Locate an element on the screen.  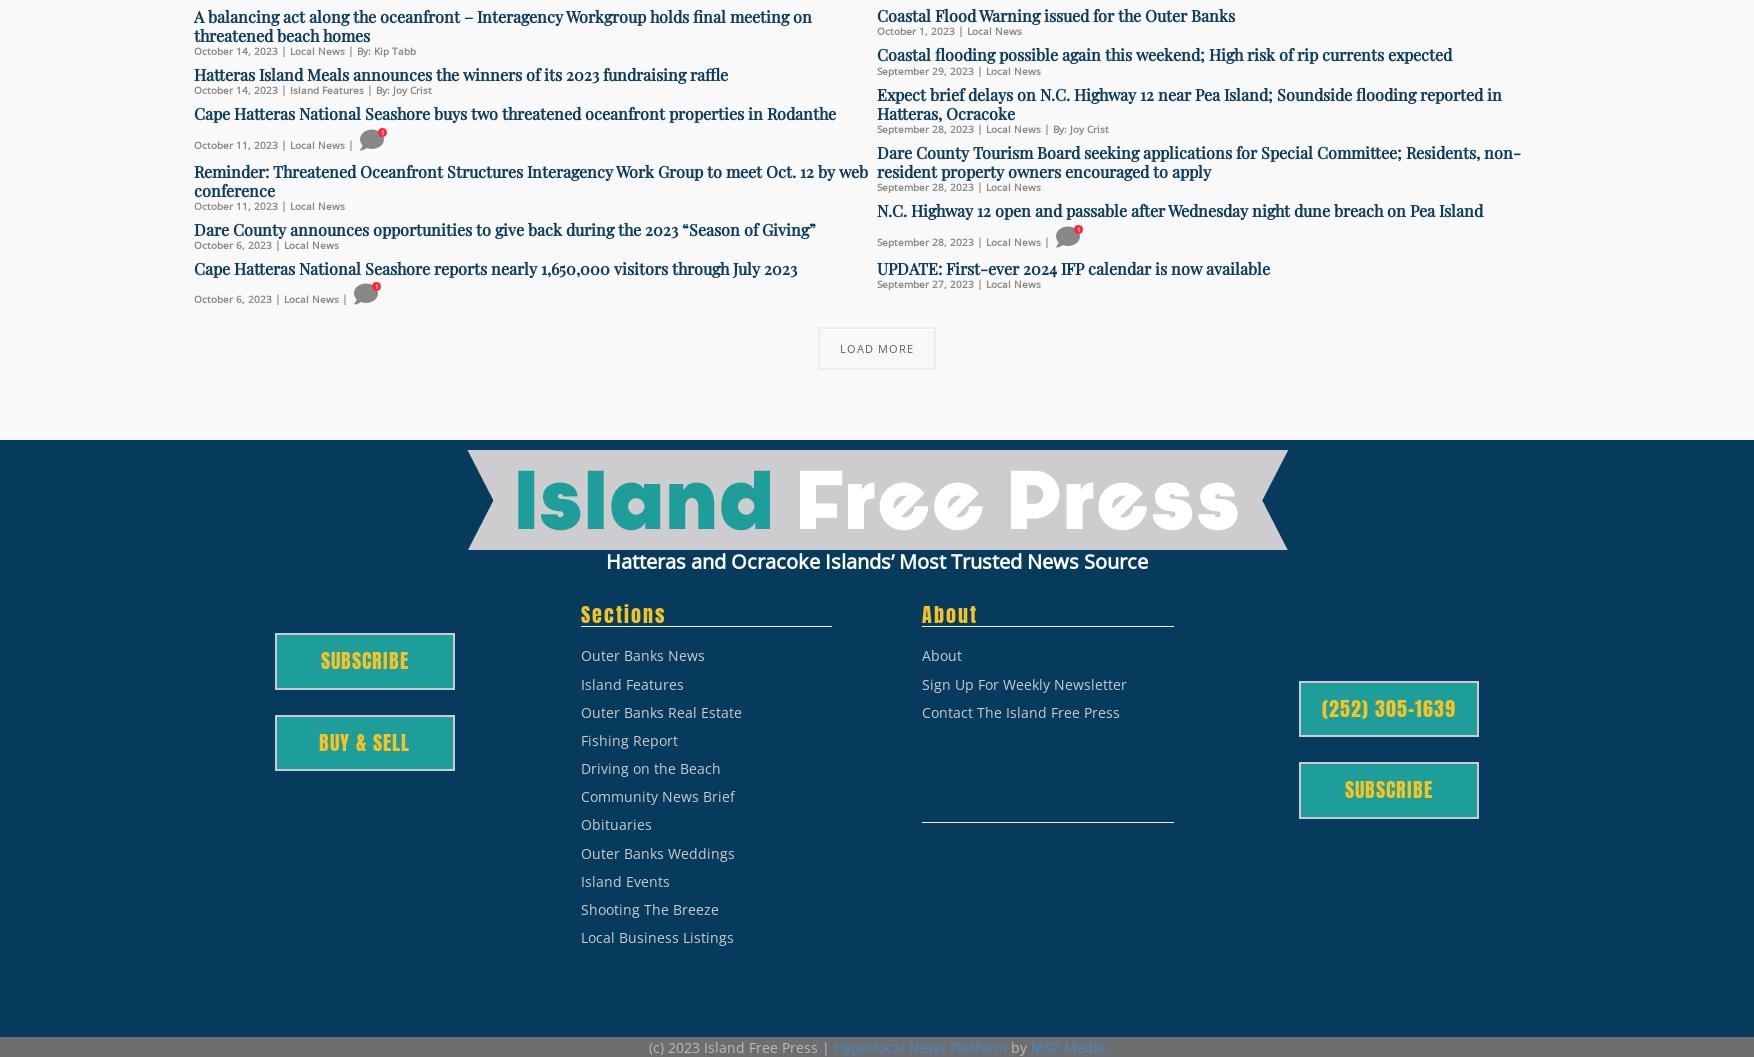
'Hatteras Island Meals announces the winners of its 2023 fundraising raffle' is located at coordinates (459, 74).